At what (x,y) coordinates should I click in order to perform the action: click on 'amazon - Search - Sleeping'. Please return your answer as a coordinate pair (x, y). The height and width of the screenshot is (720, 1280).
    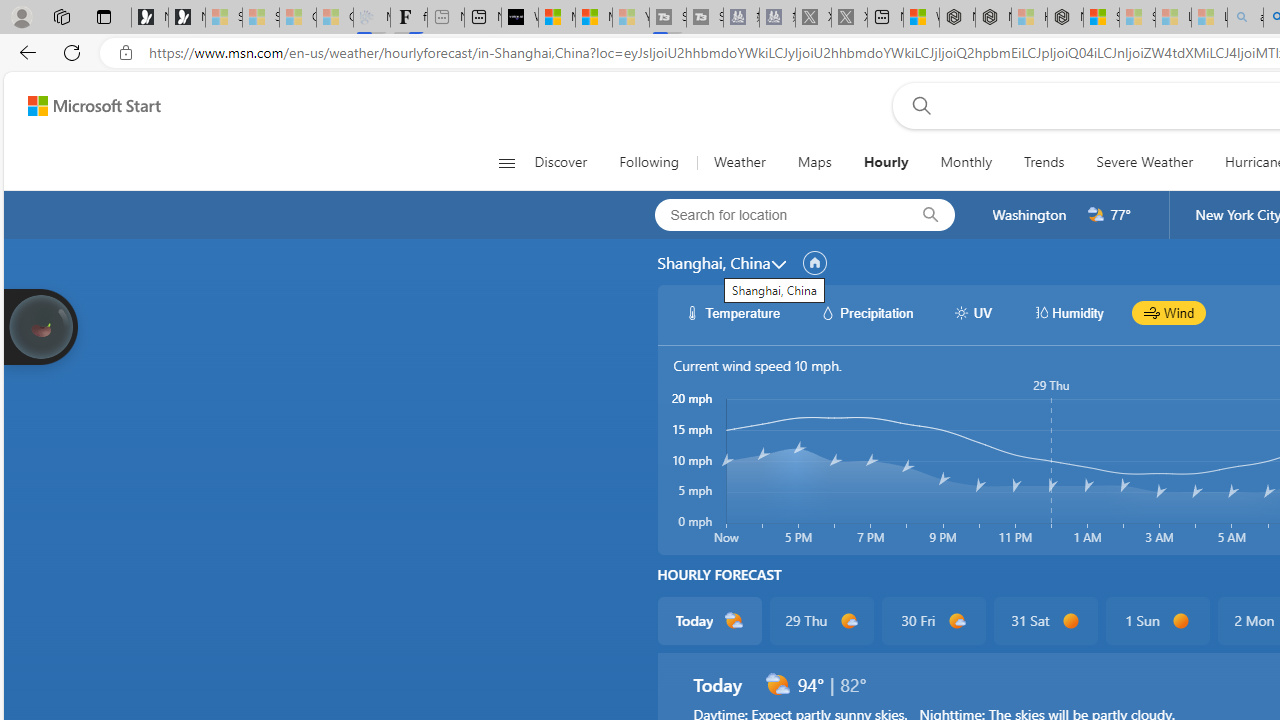
    Looking at the image, I should click on (1244, 17).